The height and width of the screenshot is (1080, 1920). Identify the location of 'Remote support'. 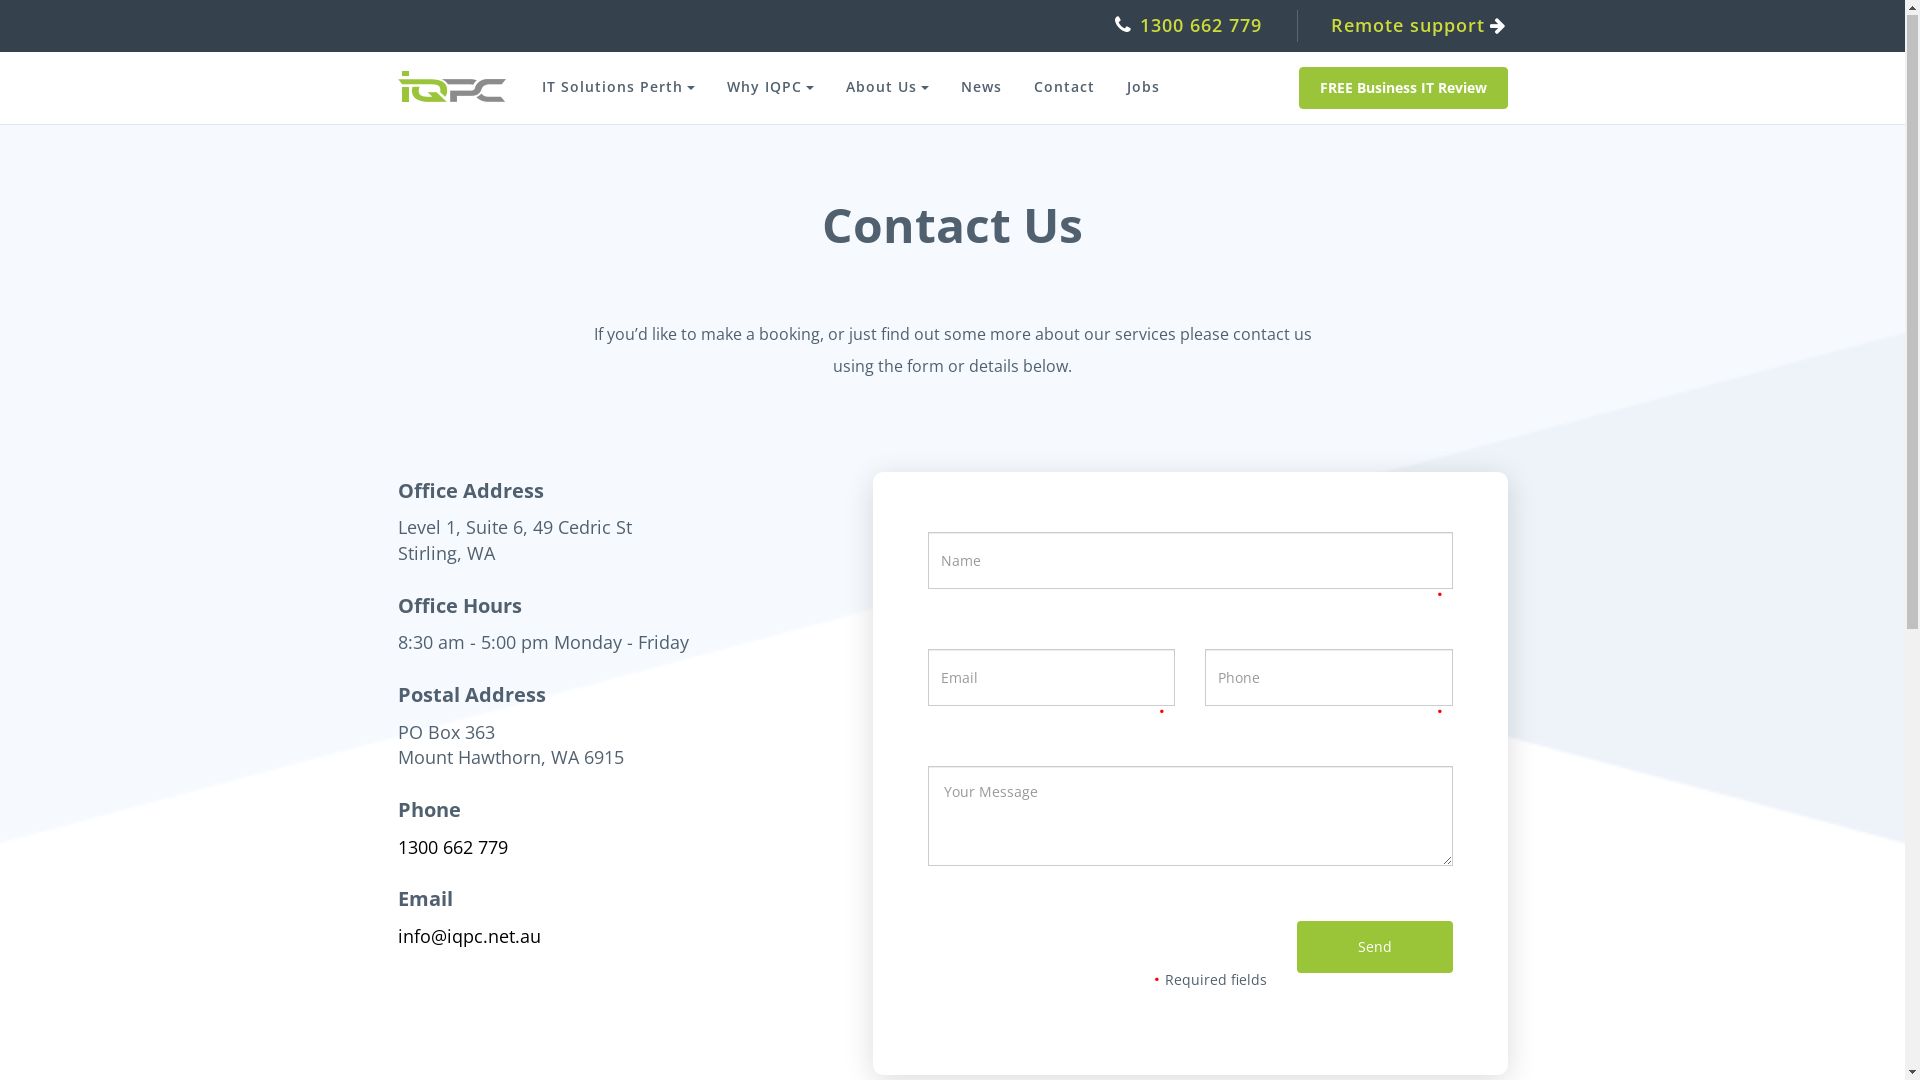
(1408, 26).